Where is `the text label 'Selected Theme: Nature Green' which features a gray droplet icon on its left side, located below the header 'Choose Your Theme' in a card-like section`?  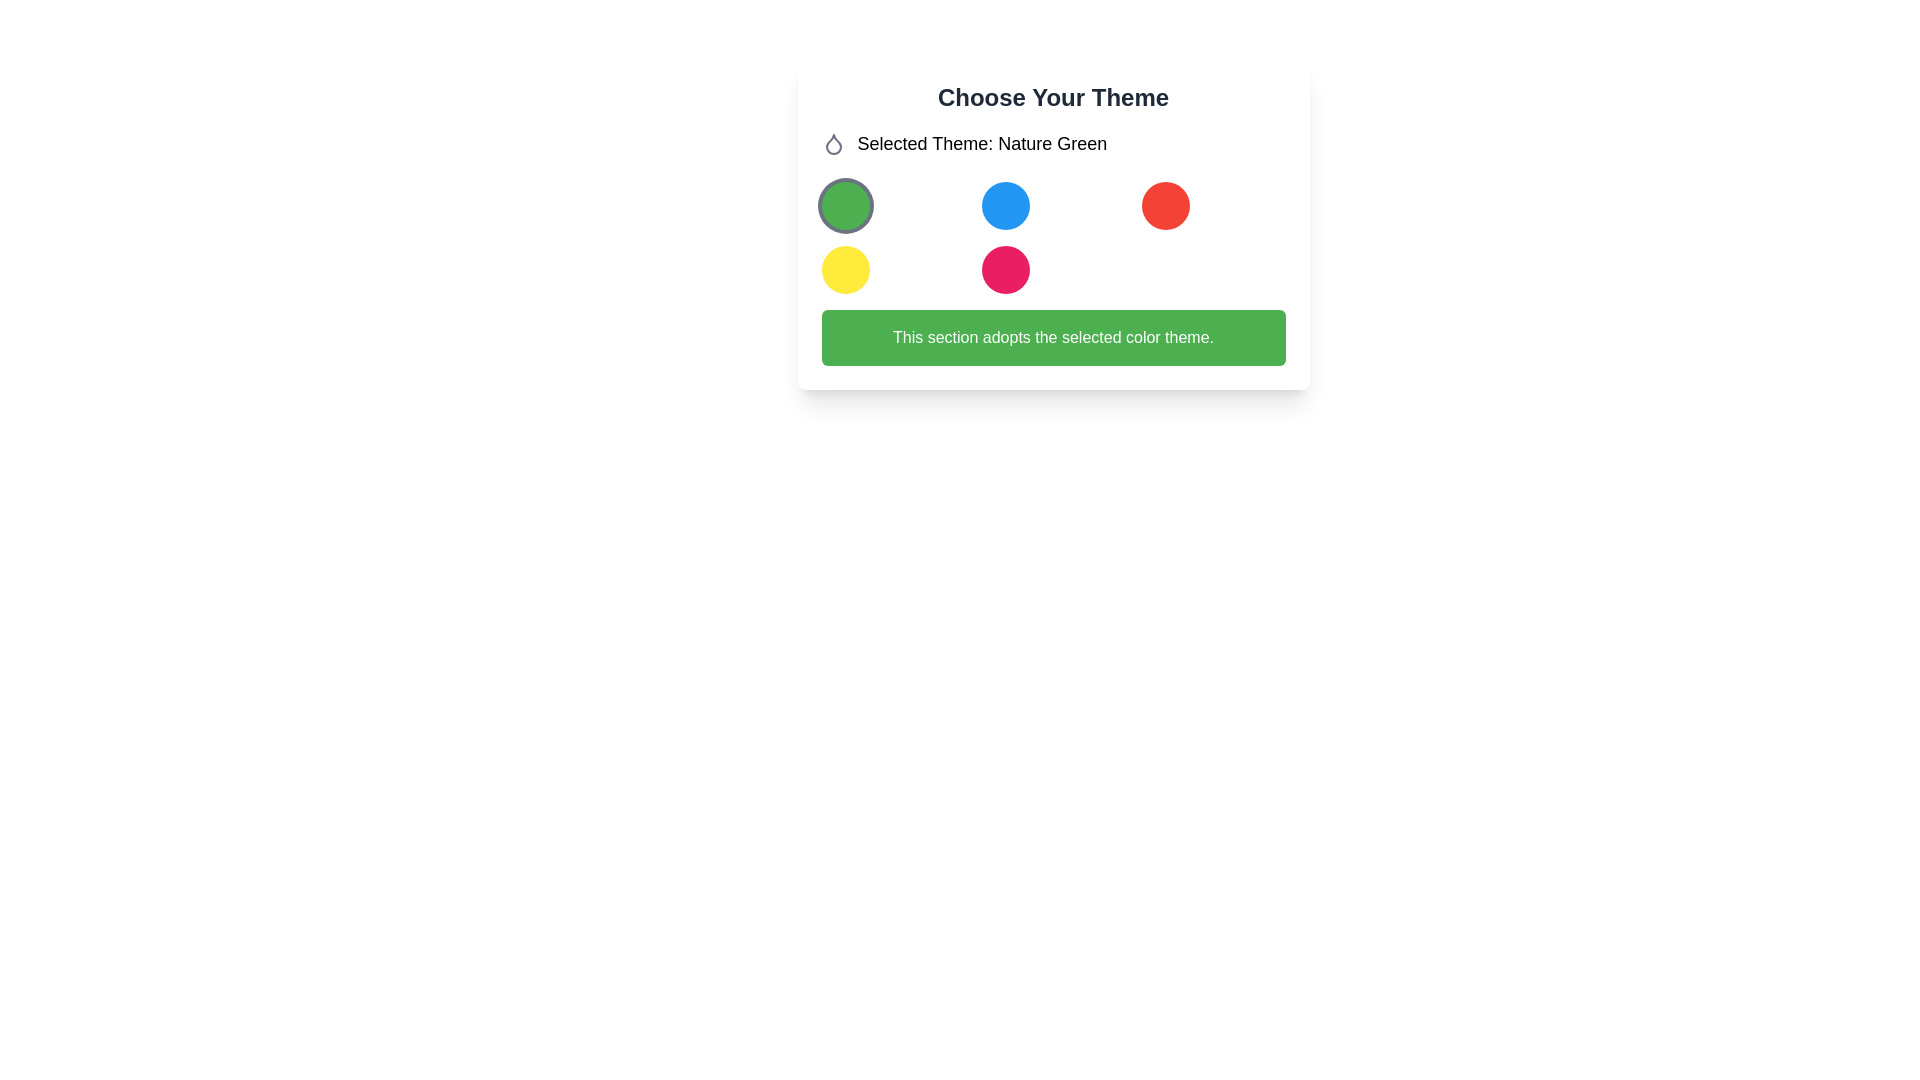
the text label 'Selected Theme: Nature Green' which features a gray droplet icon on its left side, located below the header 'Choose Your Theme' in a card-like section is located at coordinates (1052, 142).